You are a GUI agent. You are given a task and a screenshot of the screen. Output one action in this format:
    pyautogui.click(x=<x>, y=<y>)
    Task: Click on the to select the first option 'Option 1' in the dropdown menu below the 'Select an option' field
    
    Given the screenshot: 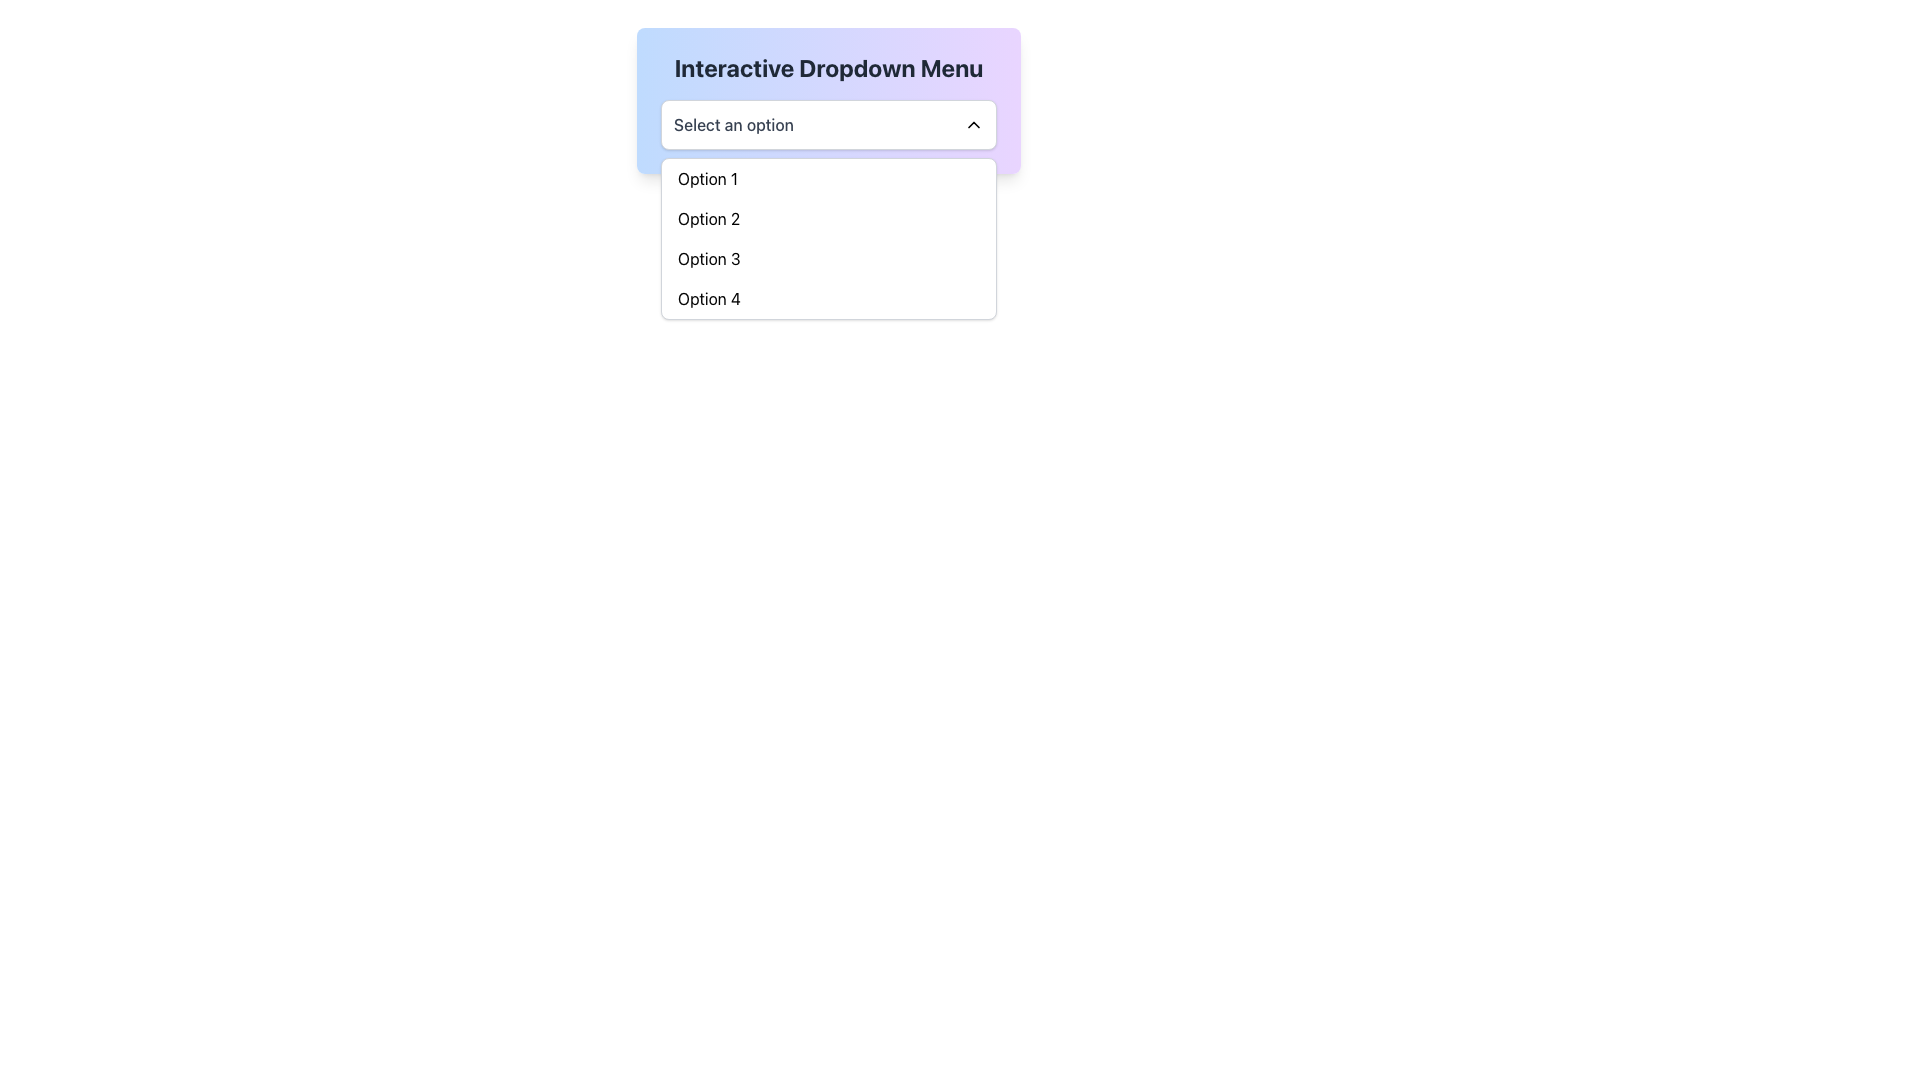 What is the action you would take?
    pyautogui.click(x=829, y=177)
    